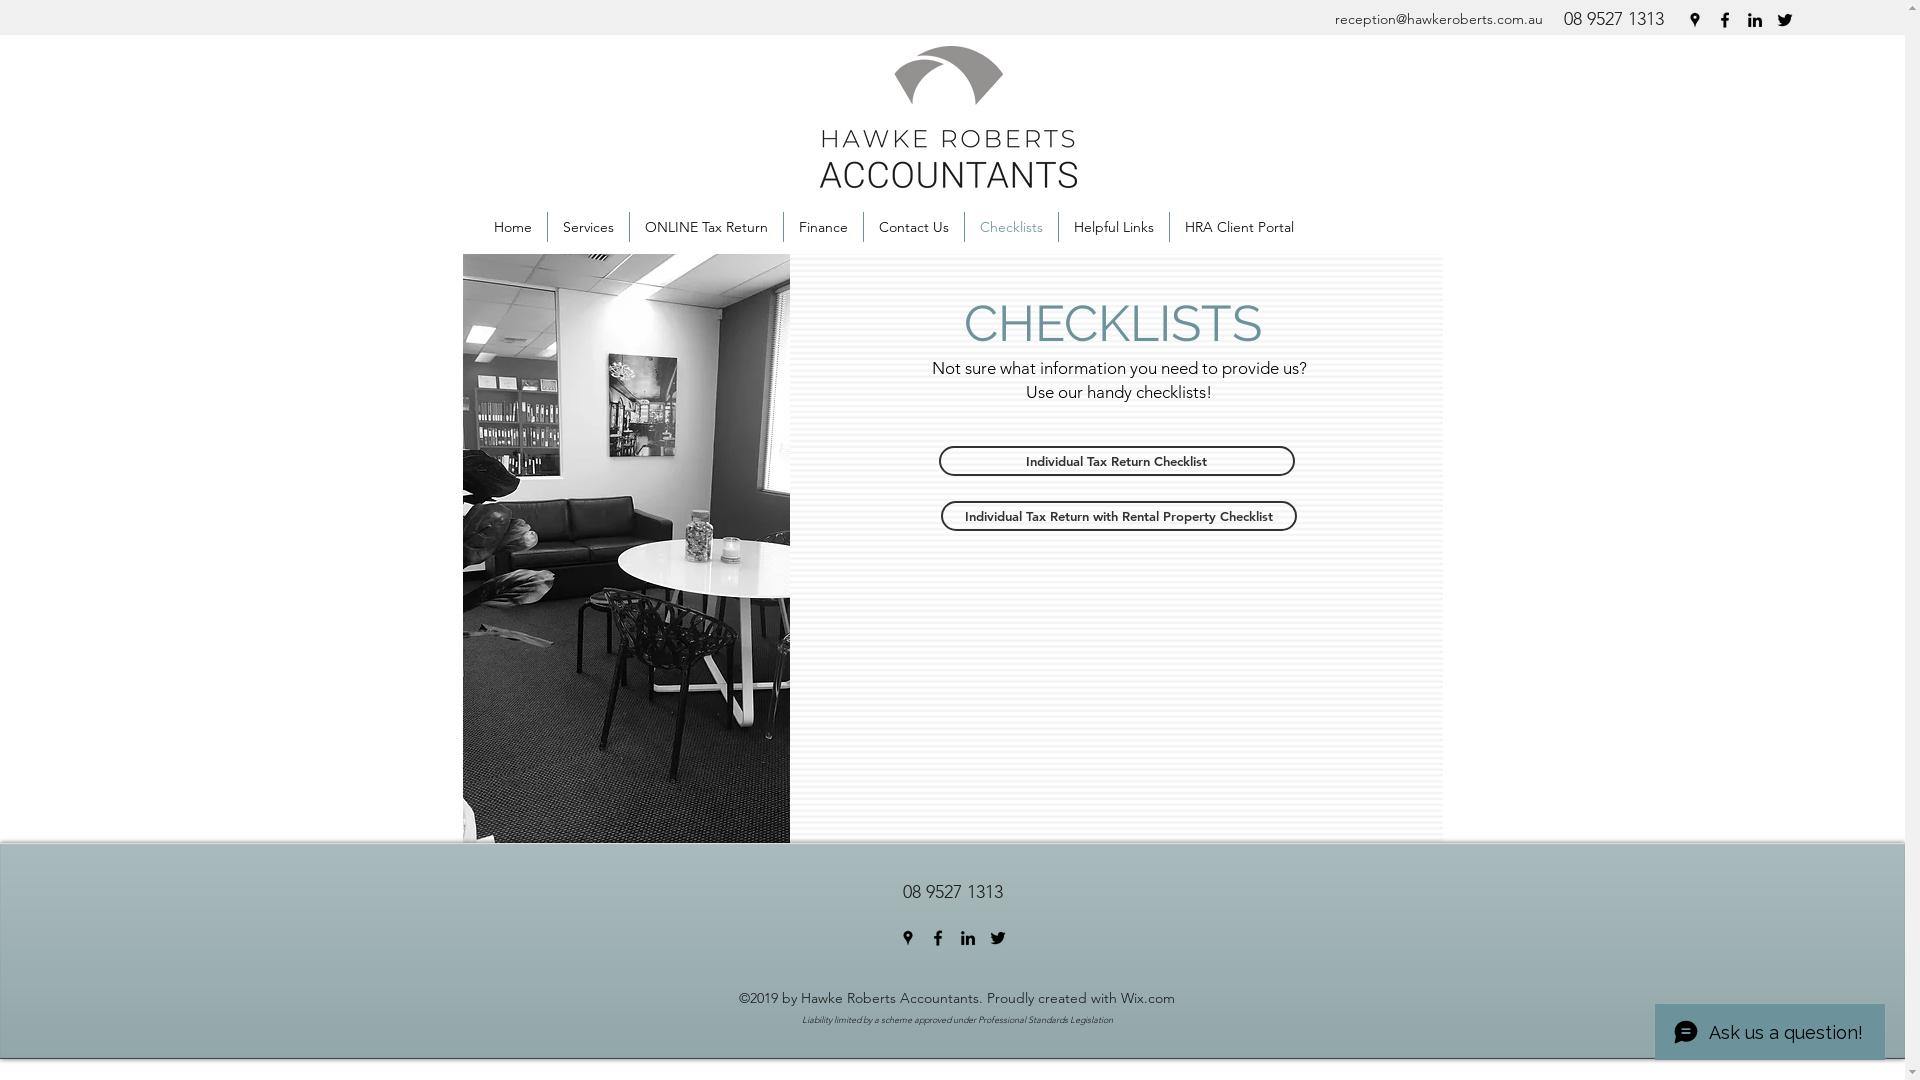  Describe the element at coordinates (1011, 226) in the screenshot. I see `'Checklists'` at that location.